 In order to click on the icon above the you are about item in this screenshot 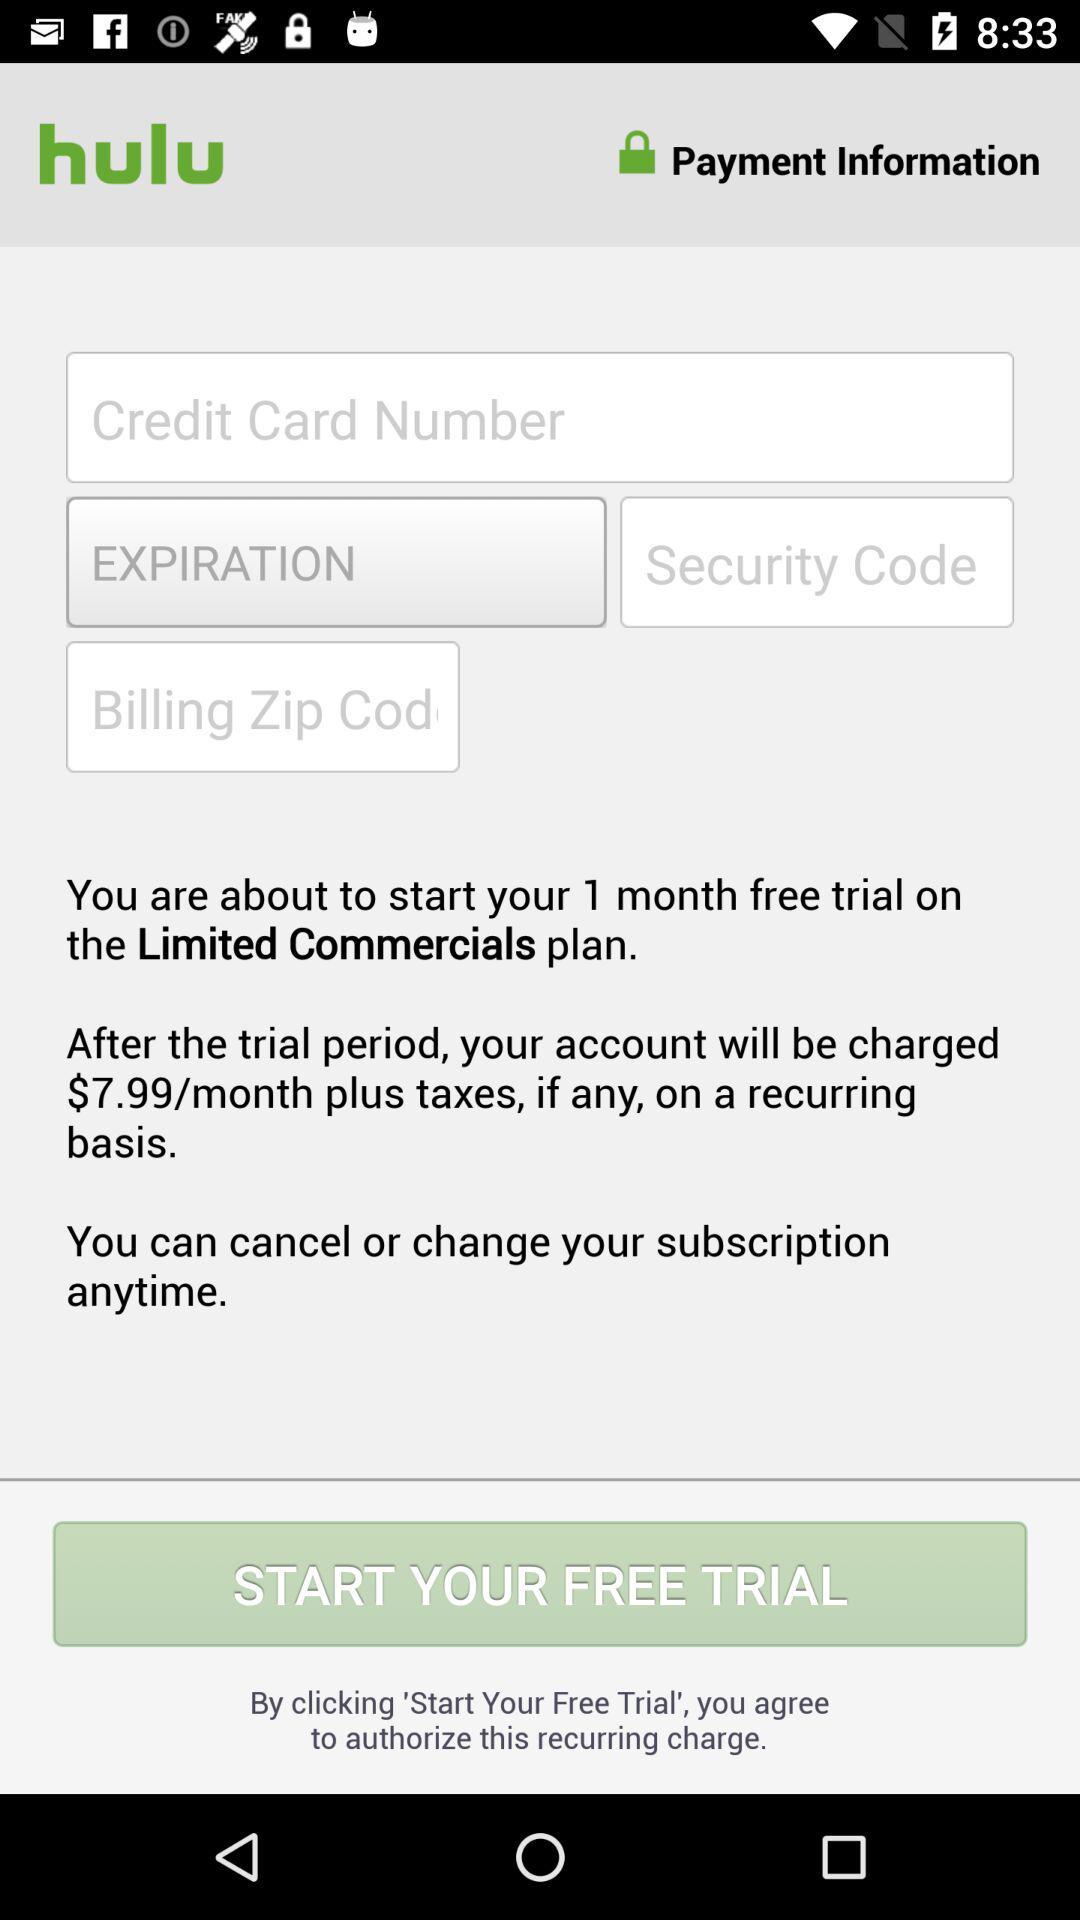, I will do `click(261, 706)`.